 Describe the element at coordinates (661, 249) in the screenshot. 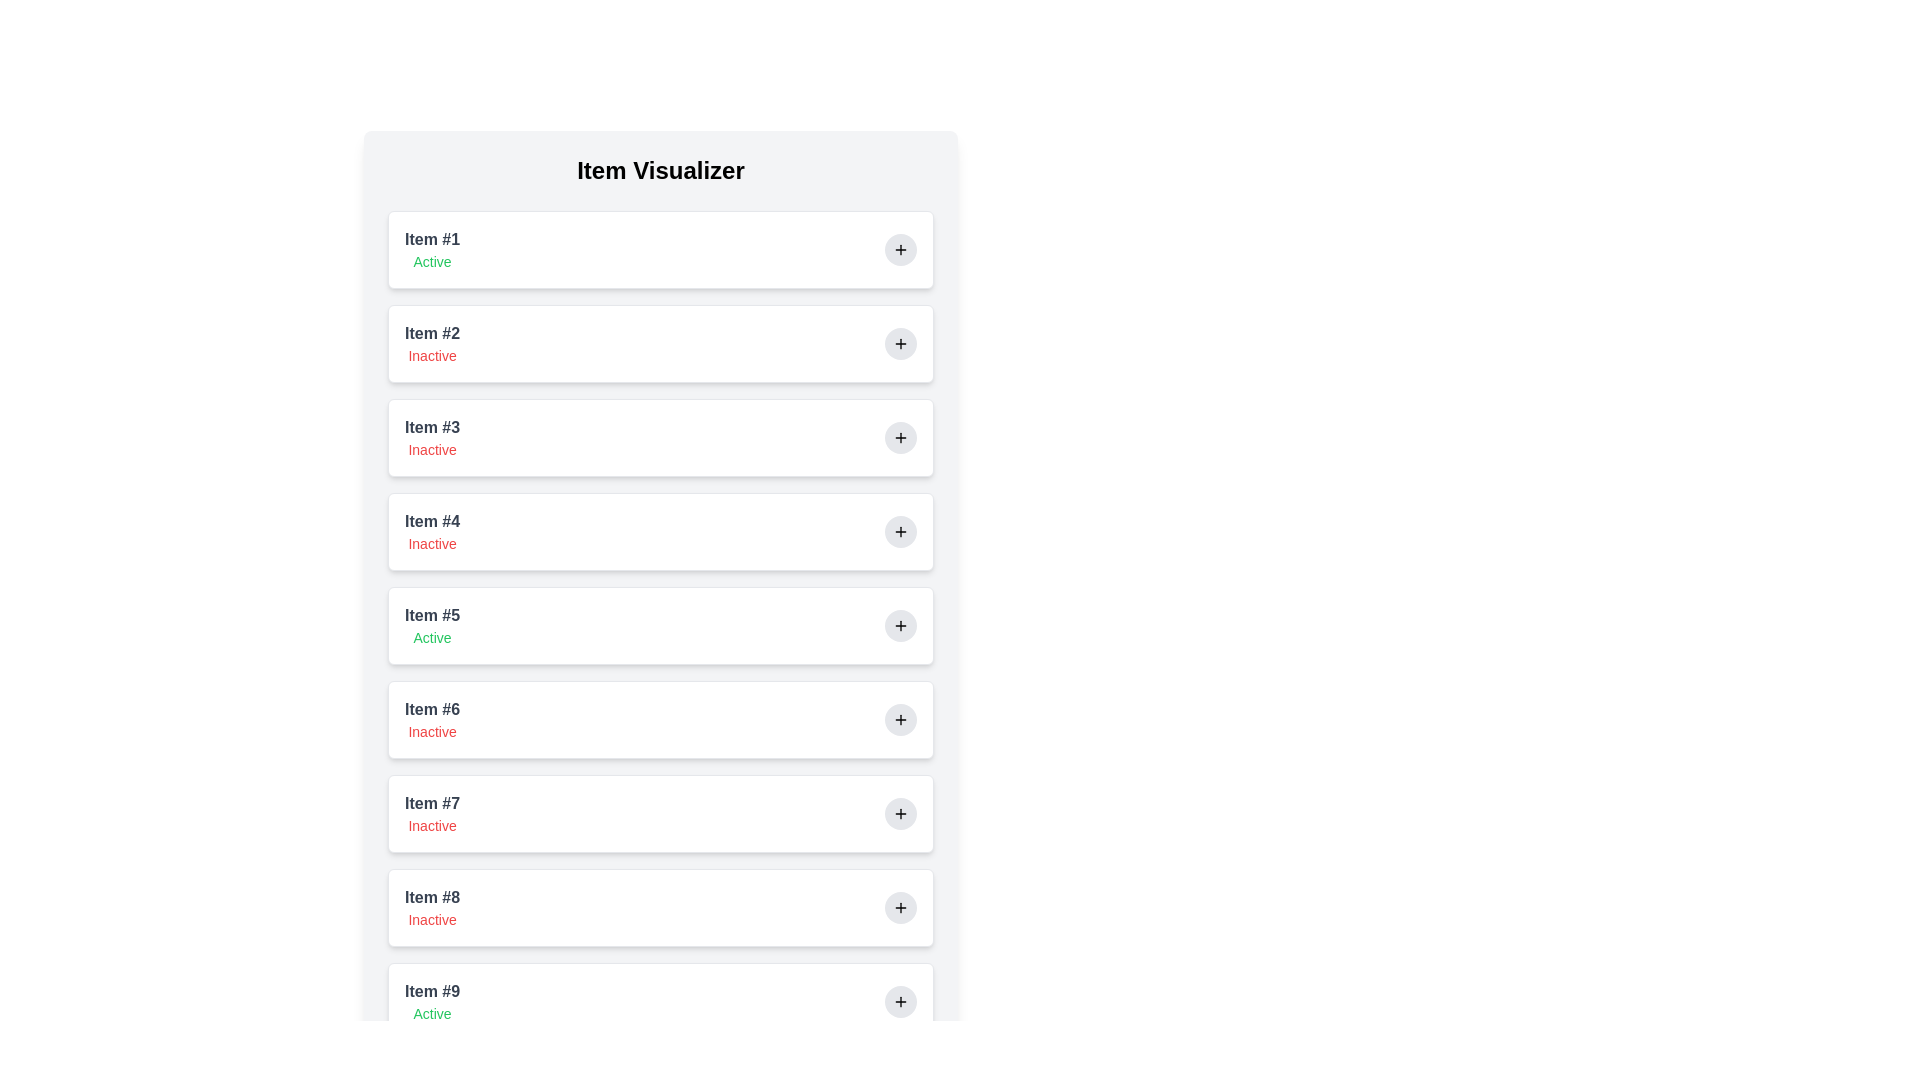

I see `the item to highlight its border` at that location.